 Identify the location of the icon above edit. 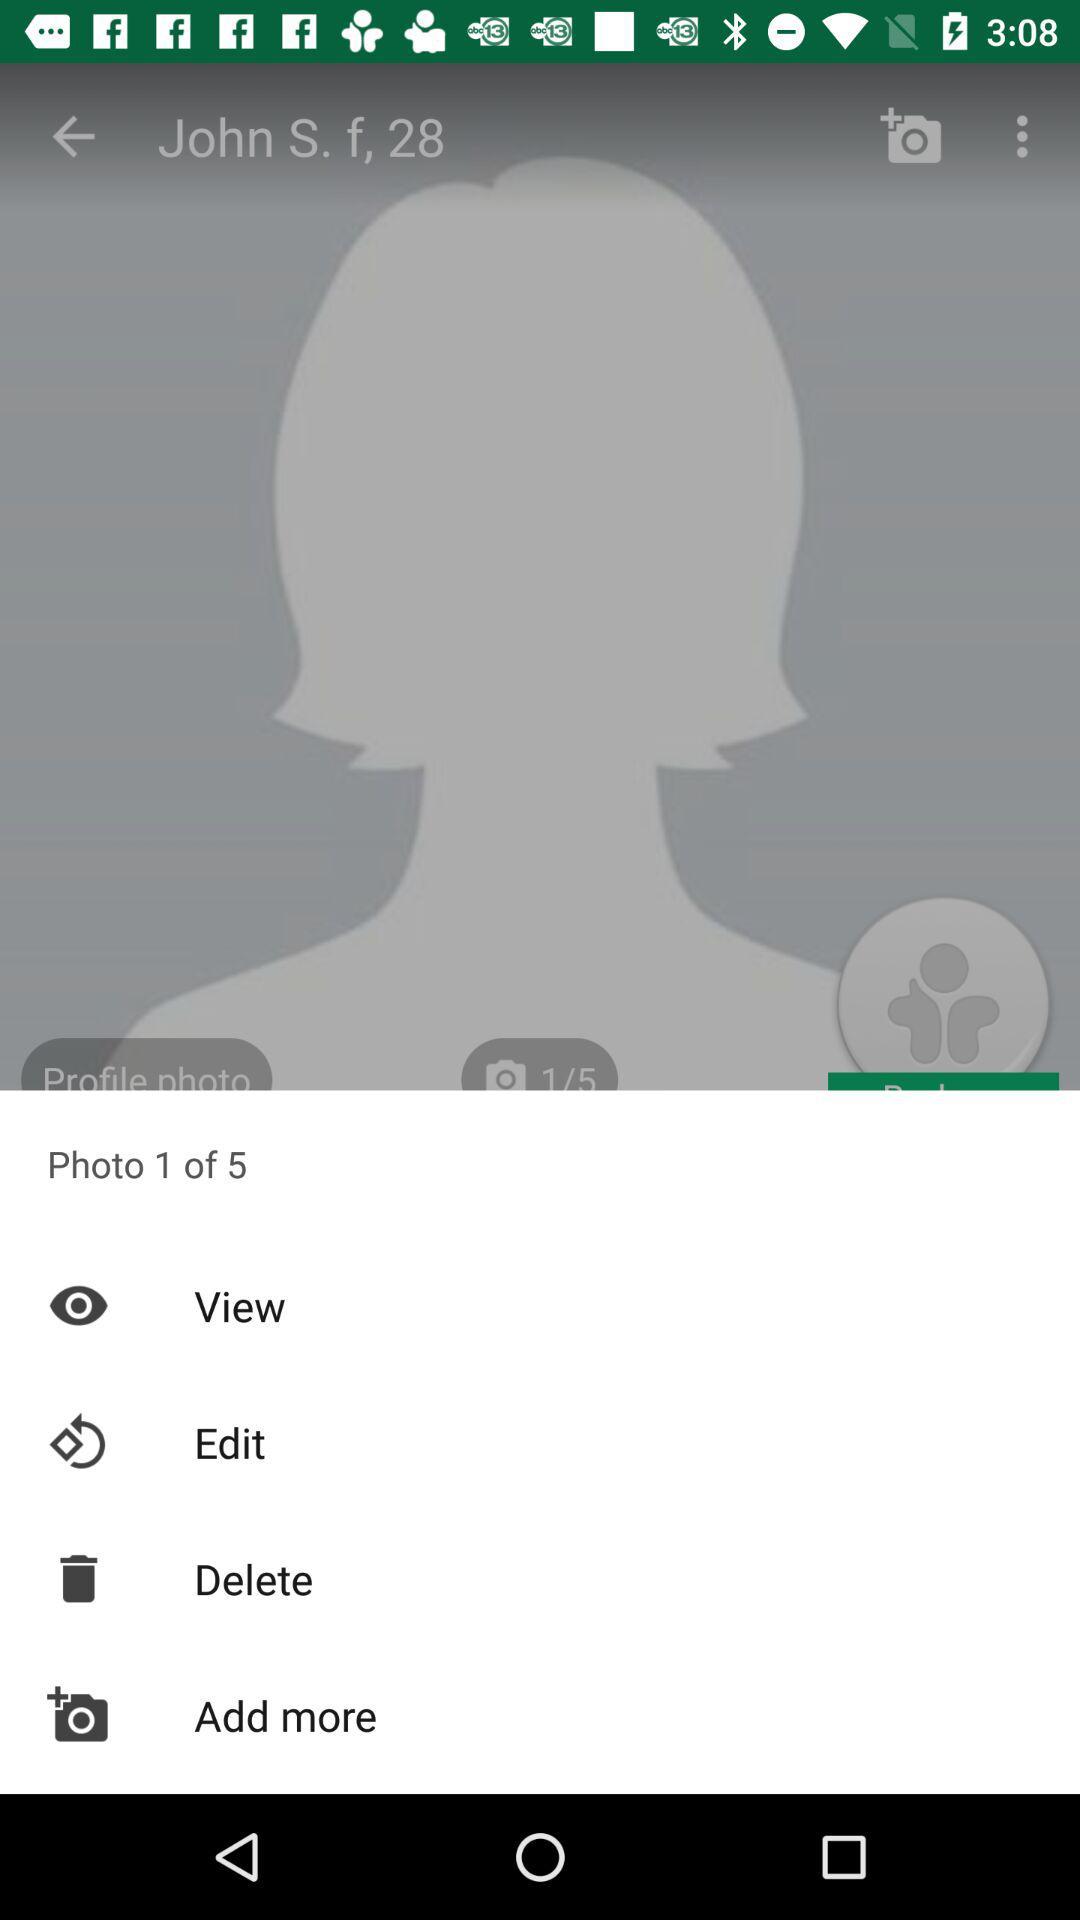
(540, 1305).